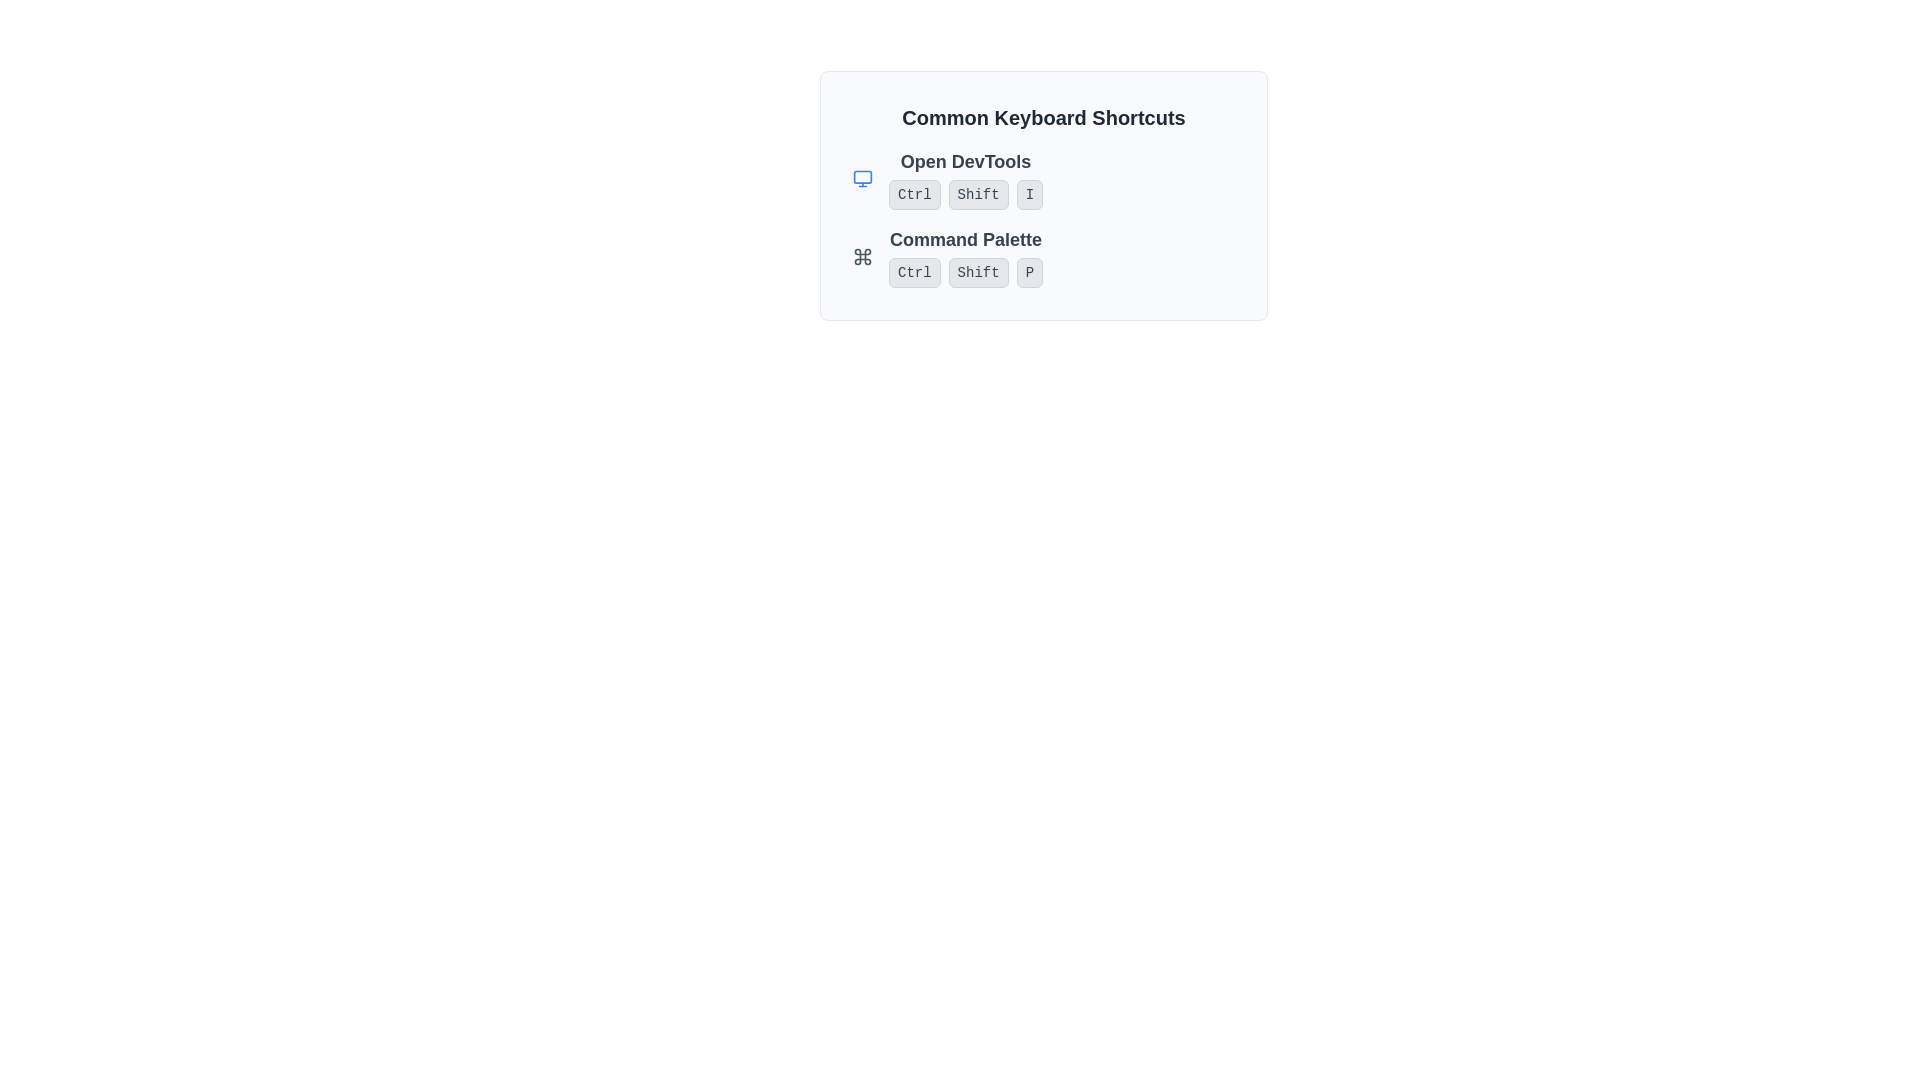 This screenshot has width=1920, height=1080. Describe the element at coordinates (863, 256) in the screenshot. I see `the leftmost icon in the bottom row of the 'Common Keyboard Shortcuts' box, which represents the 'Command Palette' functionality` at that location.